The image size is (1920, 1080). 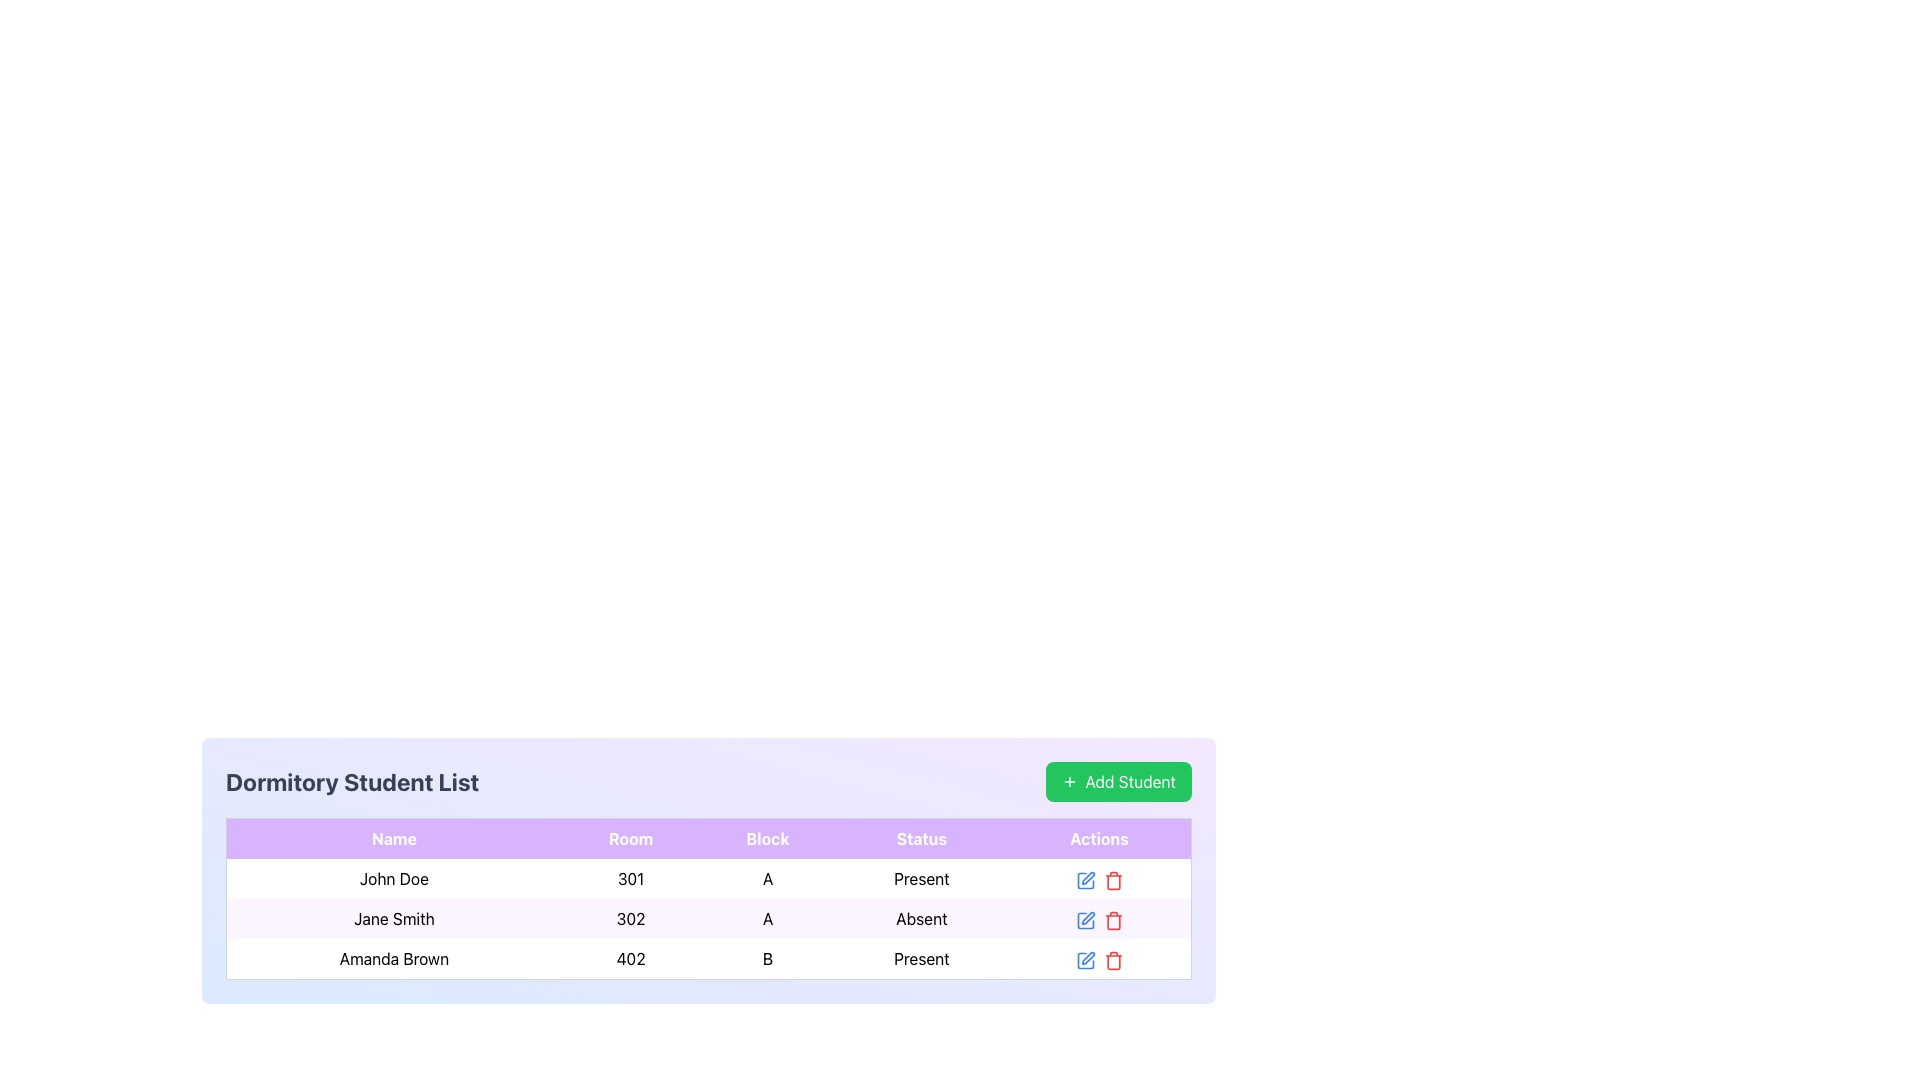 What do you see at coordinates (1087, 918) in the screenshot?
I see `the red icon button resembling a pen in the 'Actions' column for 'Jane Smith'` at bounding box center [1087, 918].